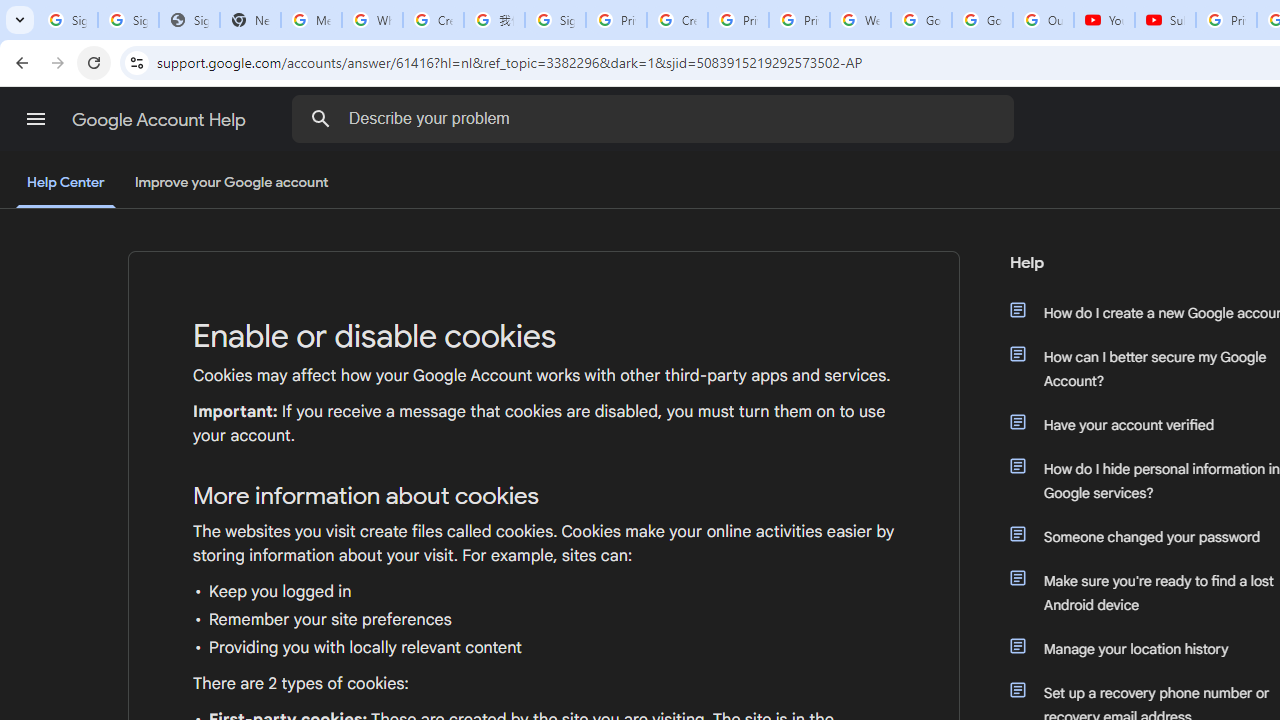 Image resolution: width=1280 pixels, height=720 pixels. Describe the element at coordinates (372, 20) in the screenshot. I see `'Who is my administrator? - Google Account Help'` at that location.